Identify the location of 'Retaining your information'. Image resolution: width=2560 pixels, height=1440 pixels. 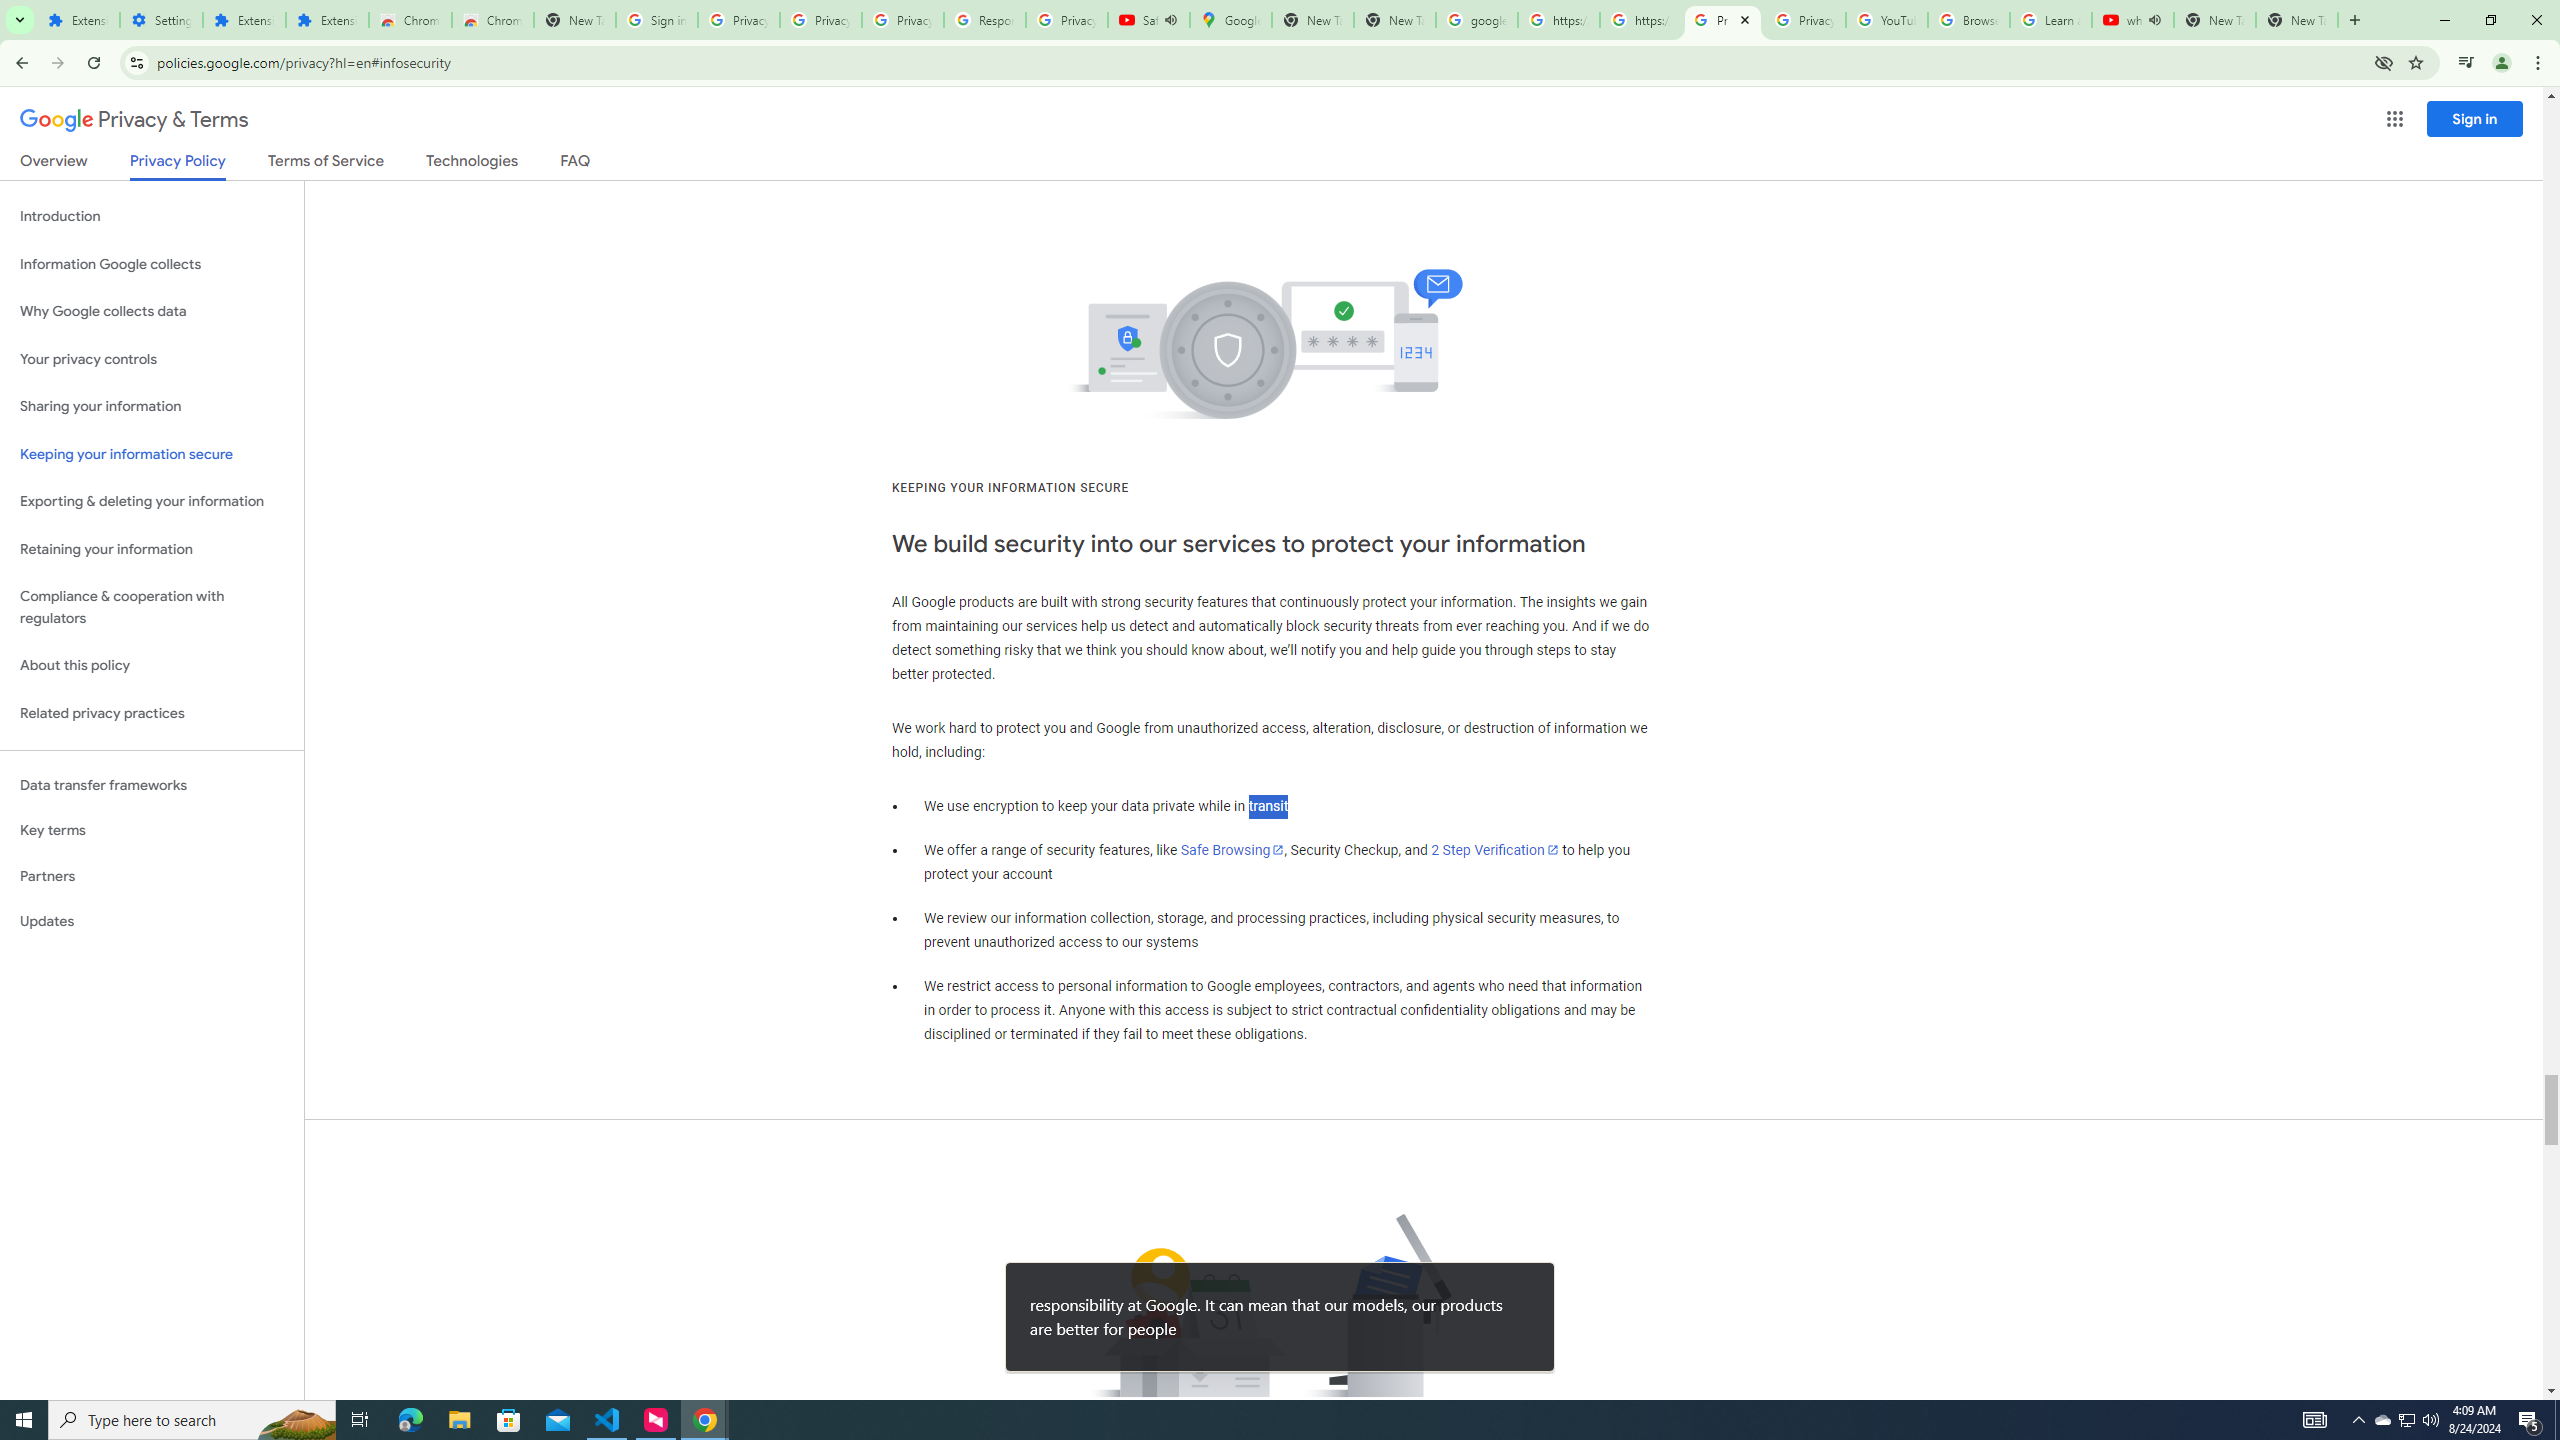
(151, 549).